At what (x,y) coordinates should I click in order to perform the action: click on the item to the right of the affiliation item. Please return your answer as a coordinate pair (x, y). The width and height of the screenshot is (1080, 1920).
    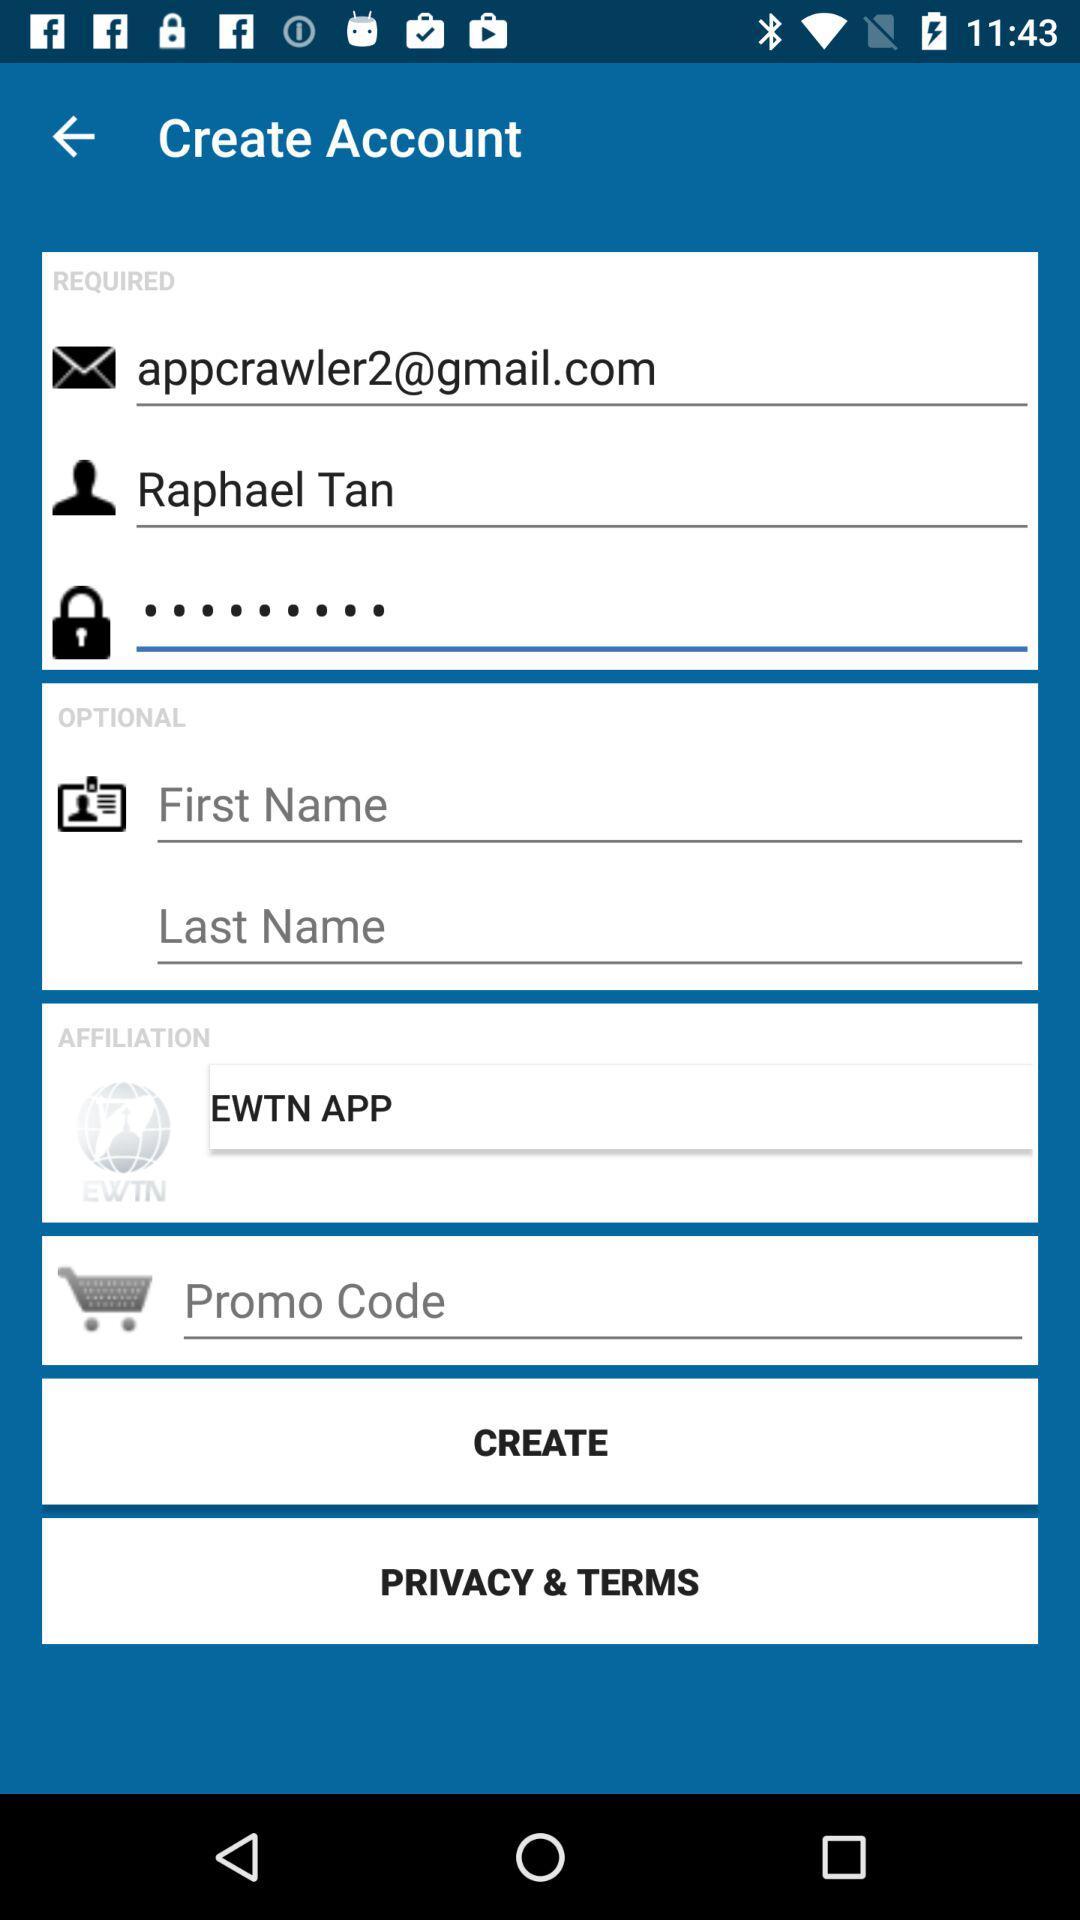
    Looking at the image, I should click on (620, 1106).